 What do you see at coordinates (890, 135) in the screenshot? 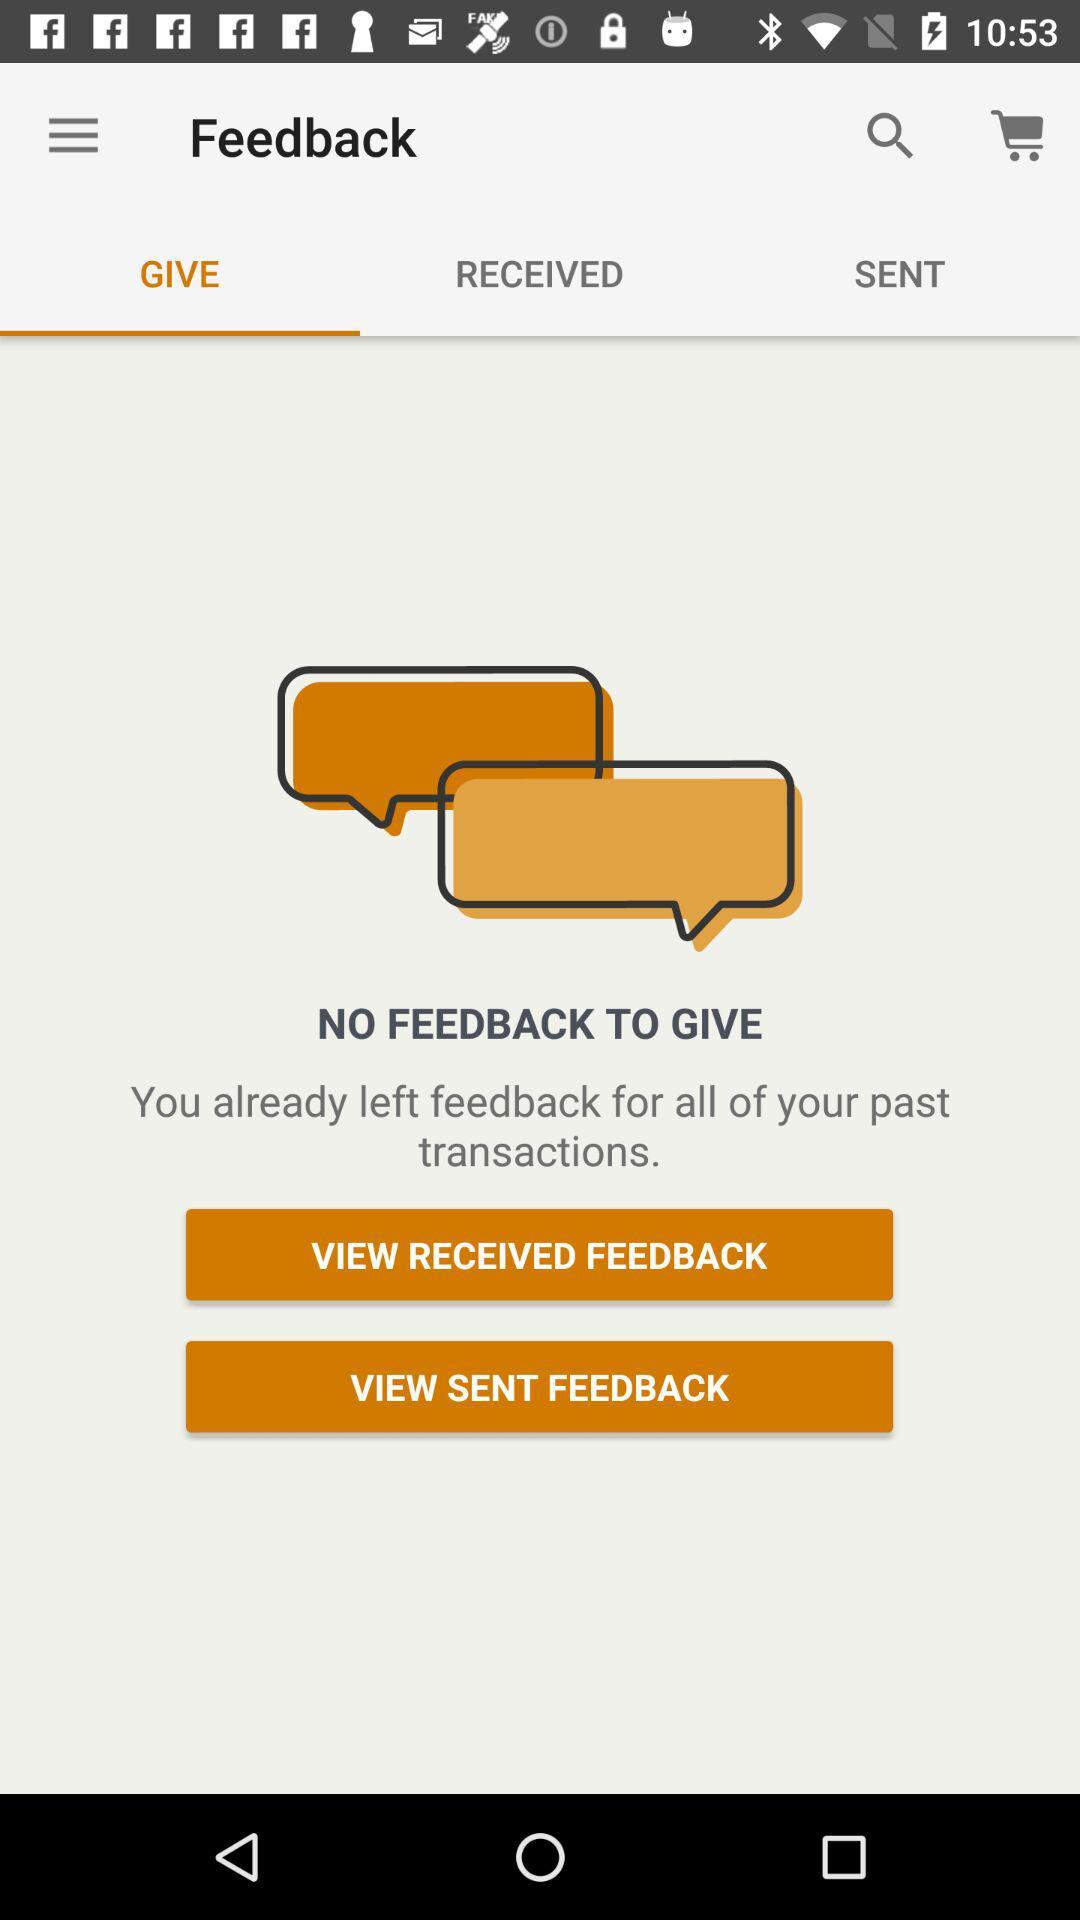
I see `the icon to the right of the feedback` at bounding box center [890, 135].